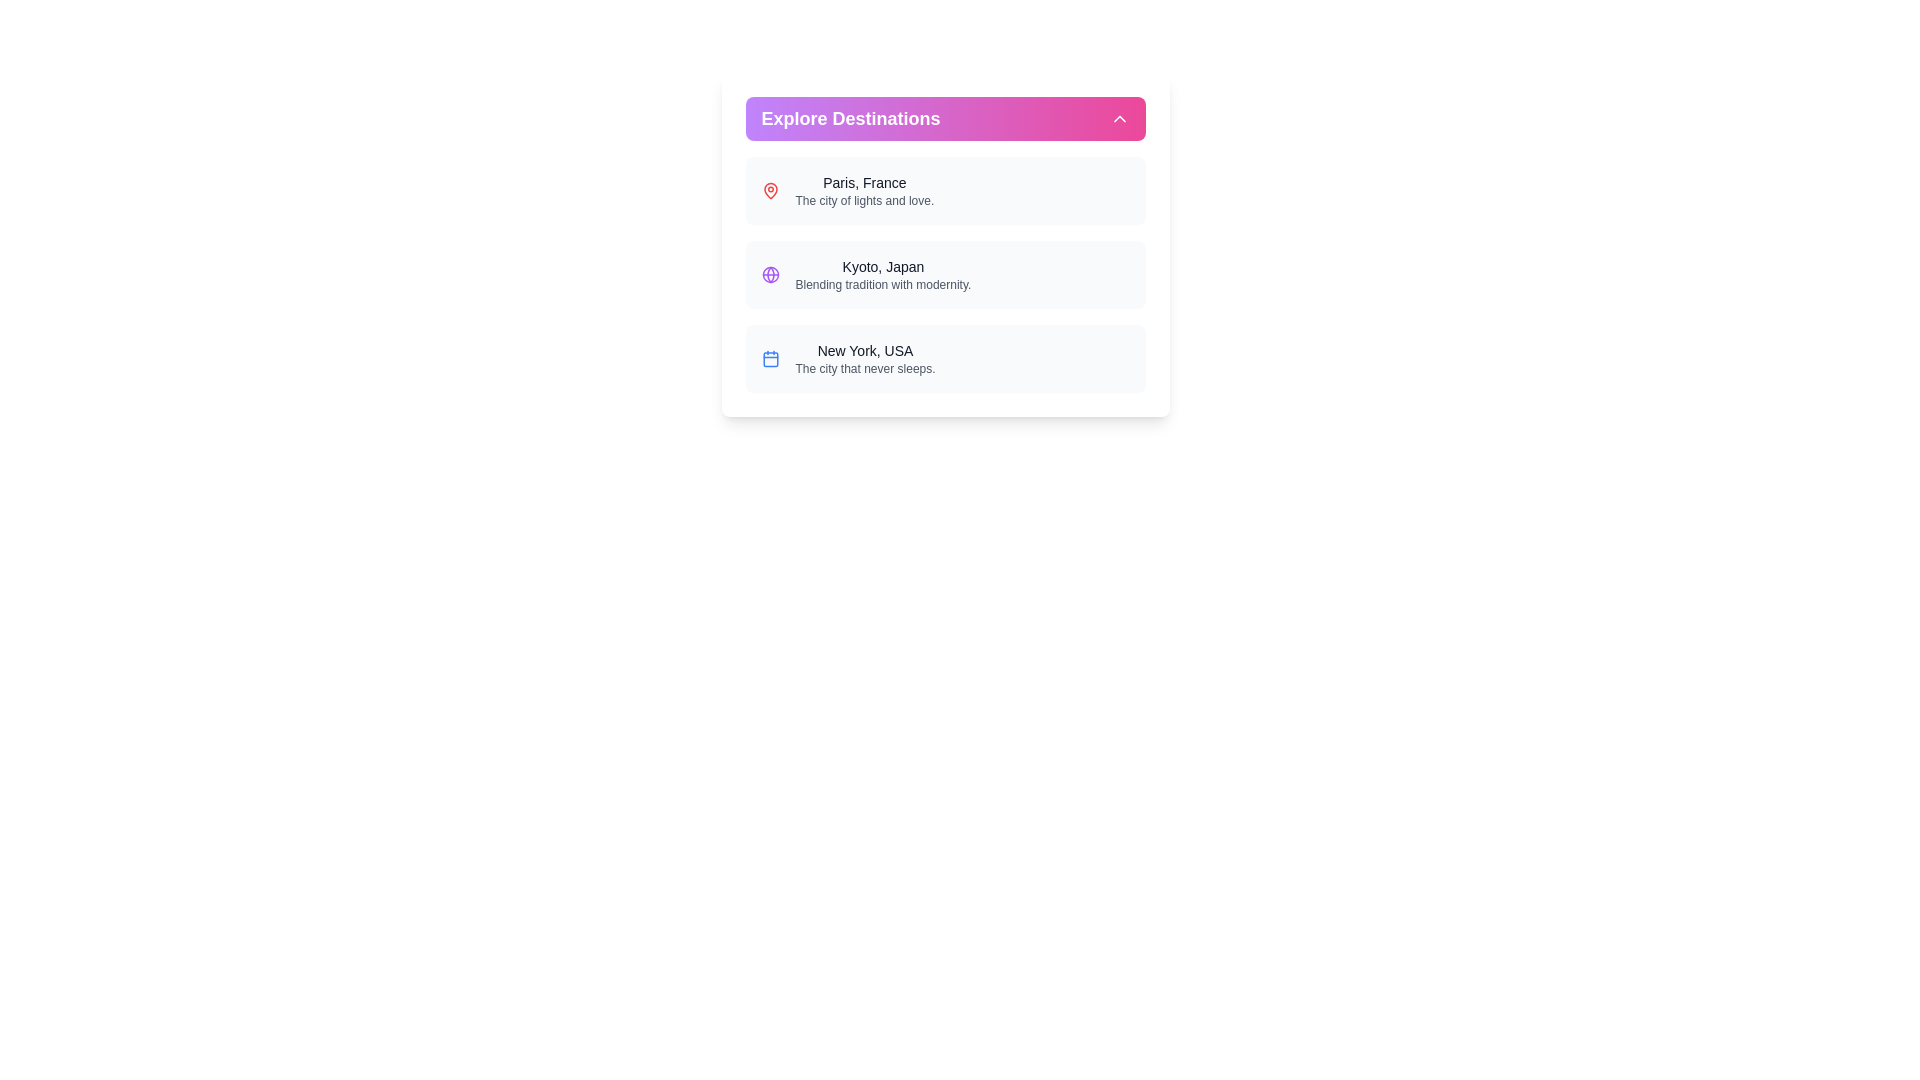  Describe the element at coordinates (865, 350) in the screenshot. I see `text label that displays 'New York, USA', located at the top of the third card in a list of destination cards` at that location.